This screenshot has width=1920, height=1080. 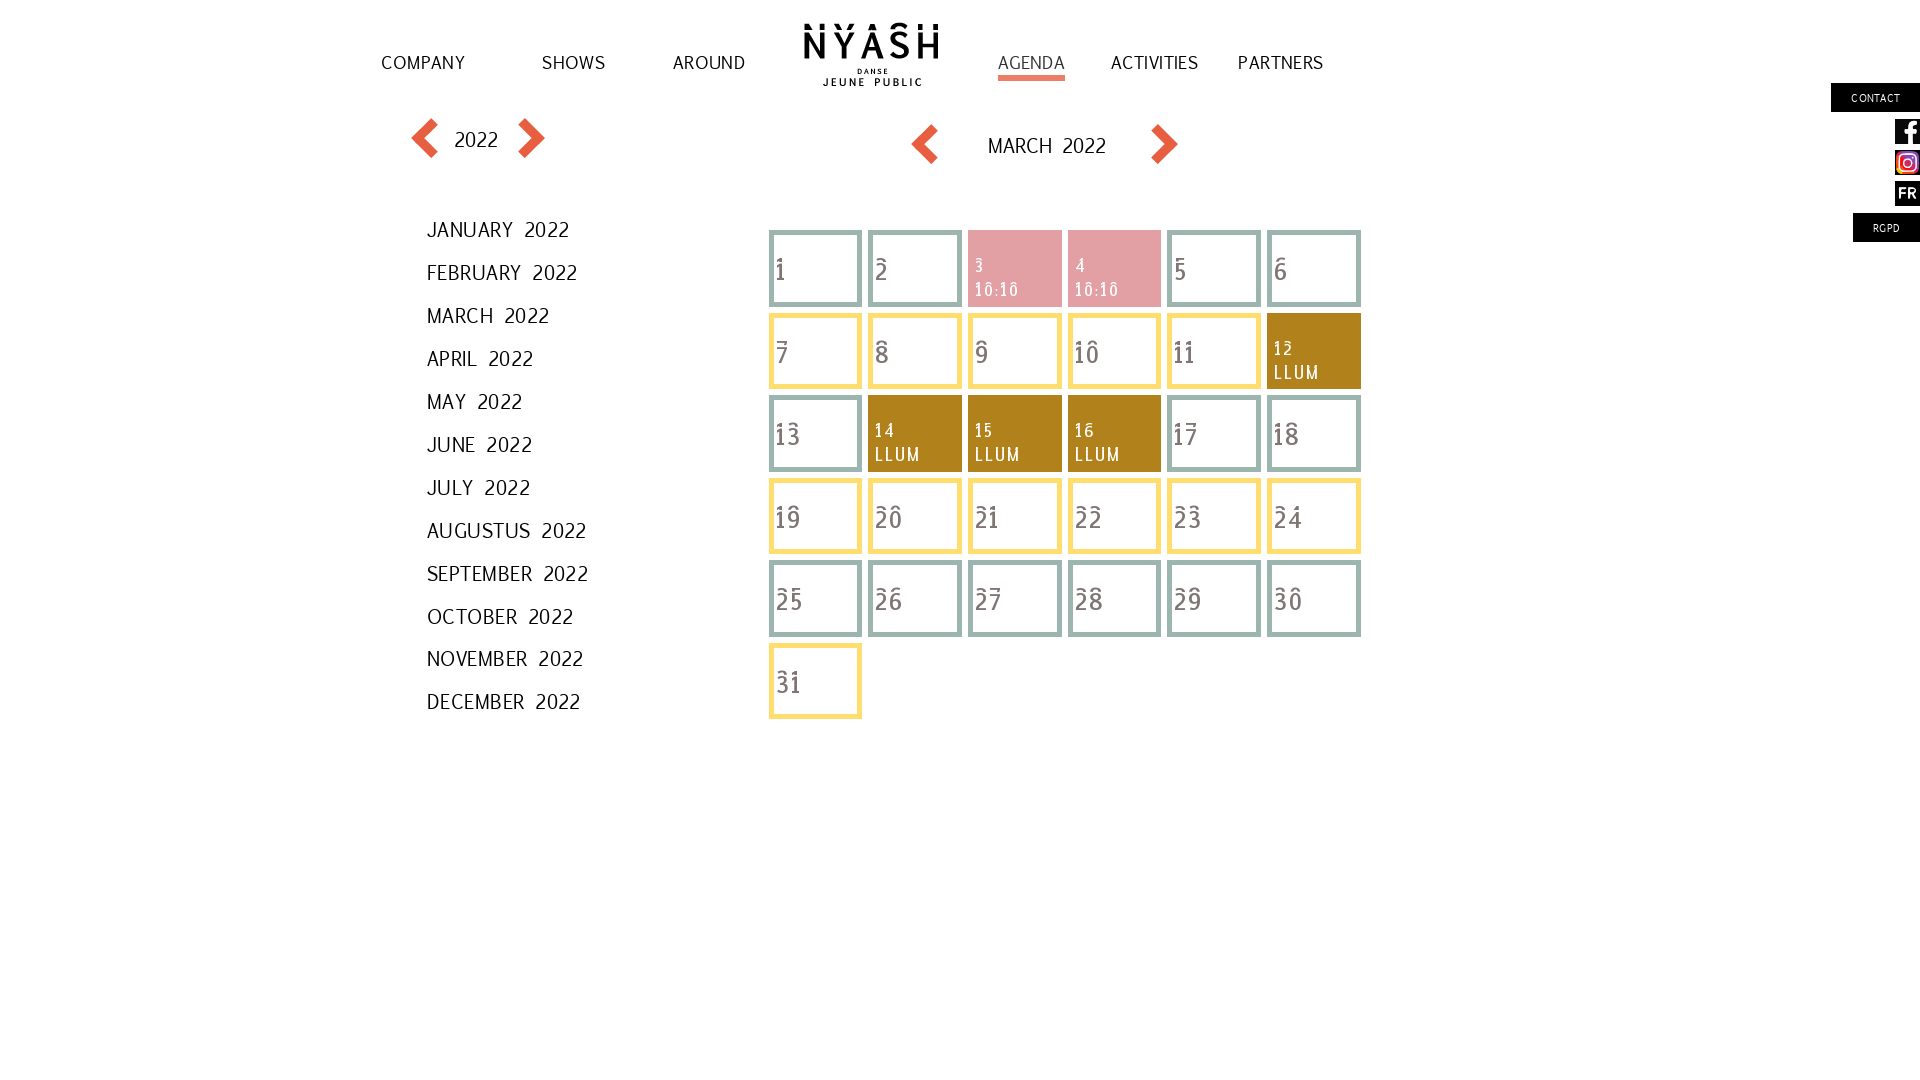 I want to click on 'APRIL 2022', so click(x=480, y=356).